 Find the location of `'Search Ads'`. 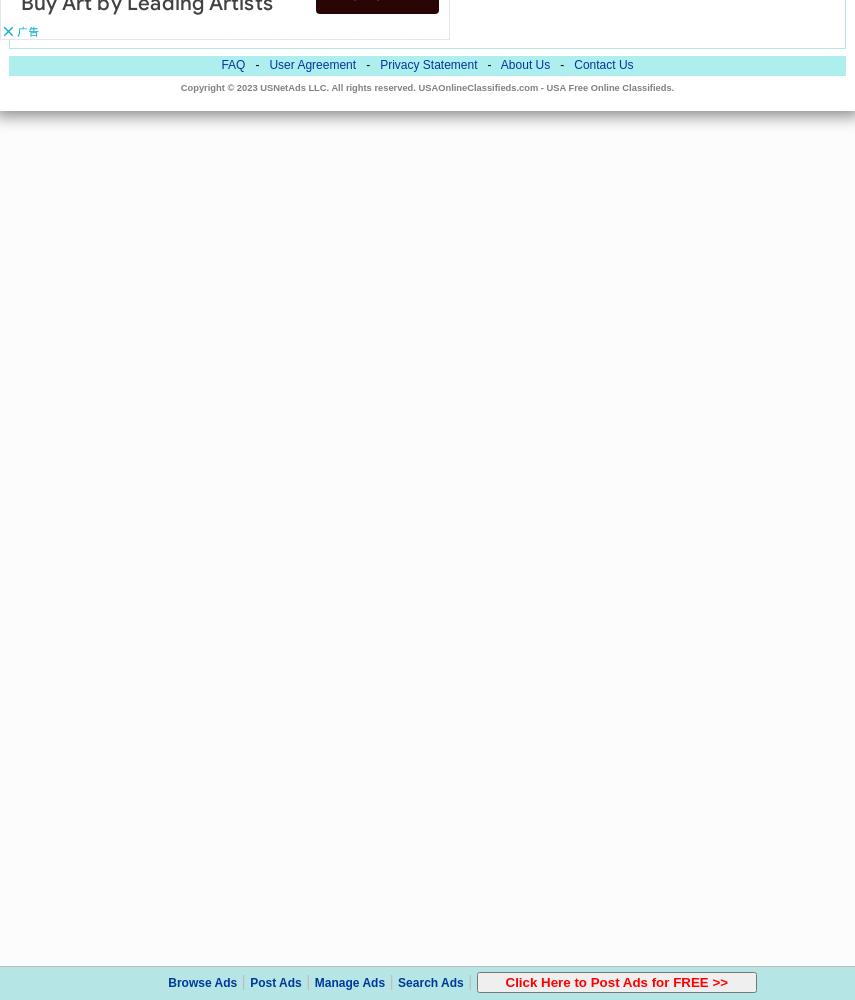

'Search Ads' is located at coordinates (429, 982).